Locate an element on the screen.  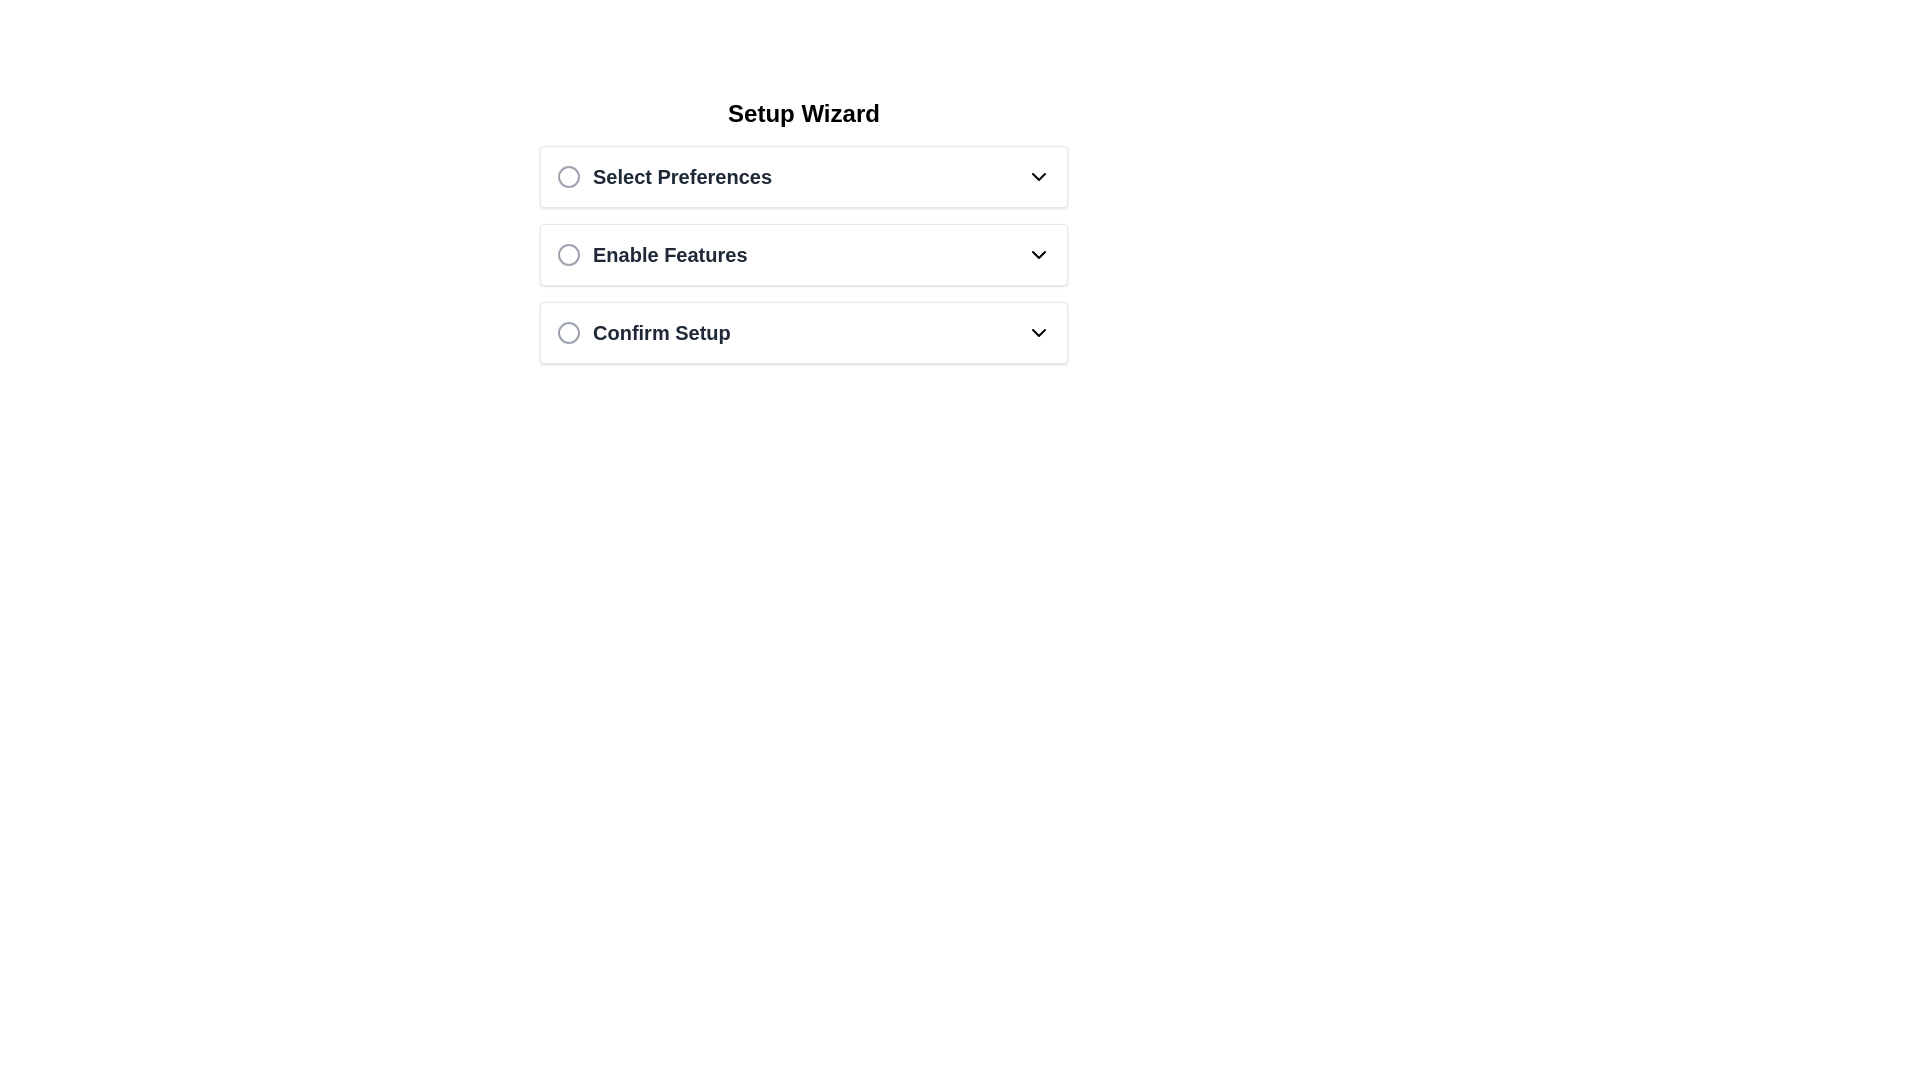
the 'Enable Features' toggle option which is the second option in the vertical listing under 'Select Preferences' within the 'Setup Wizard' is located at coordinates (804, 253).